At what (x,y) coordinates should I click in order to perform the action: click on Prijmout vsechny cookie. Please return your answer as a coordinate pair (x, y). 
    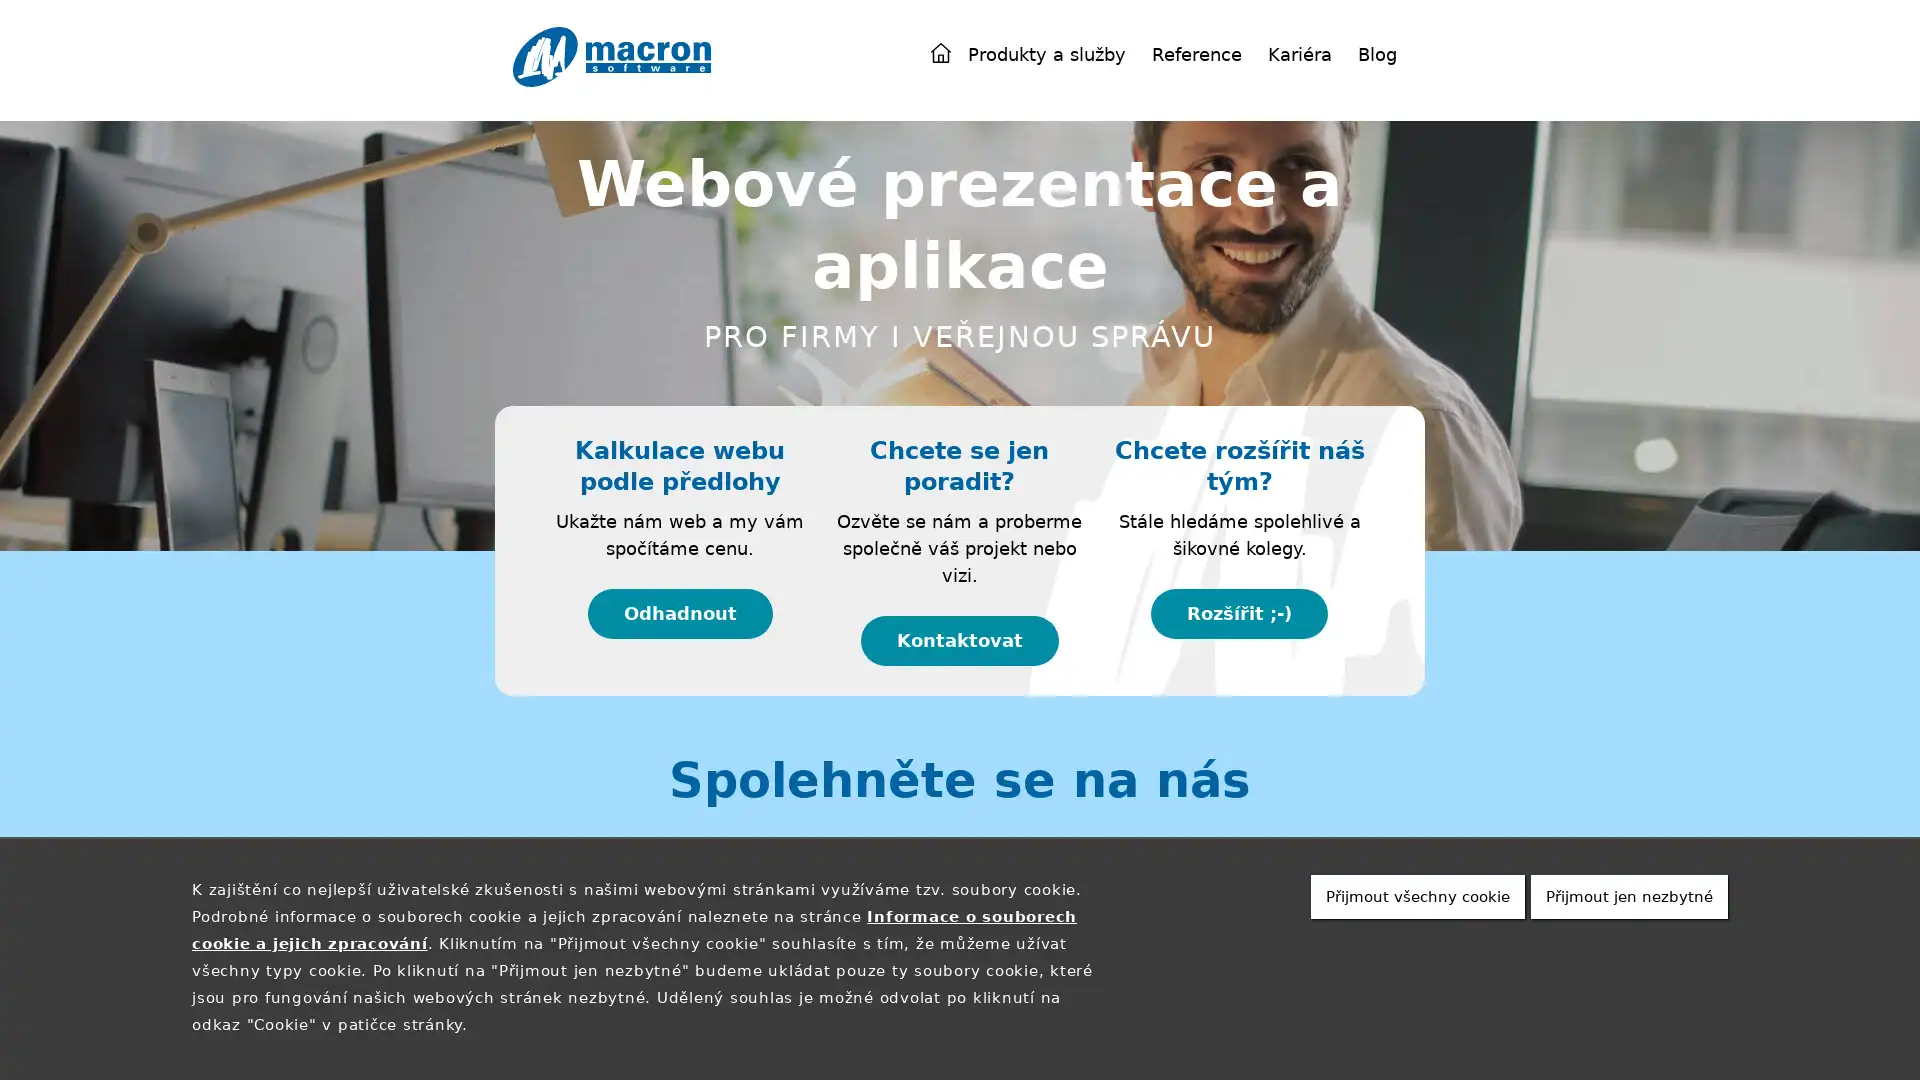
    Looking at the image, I should click on (1416, 896).